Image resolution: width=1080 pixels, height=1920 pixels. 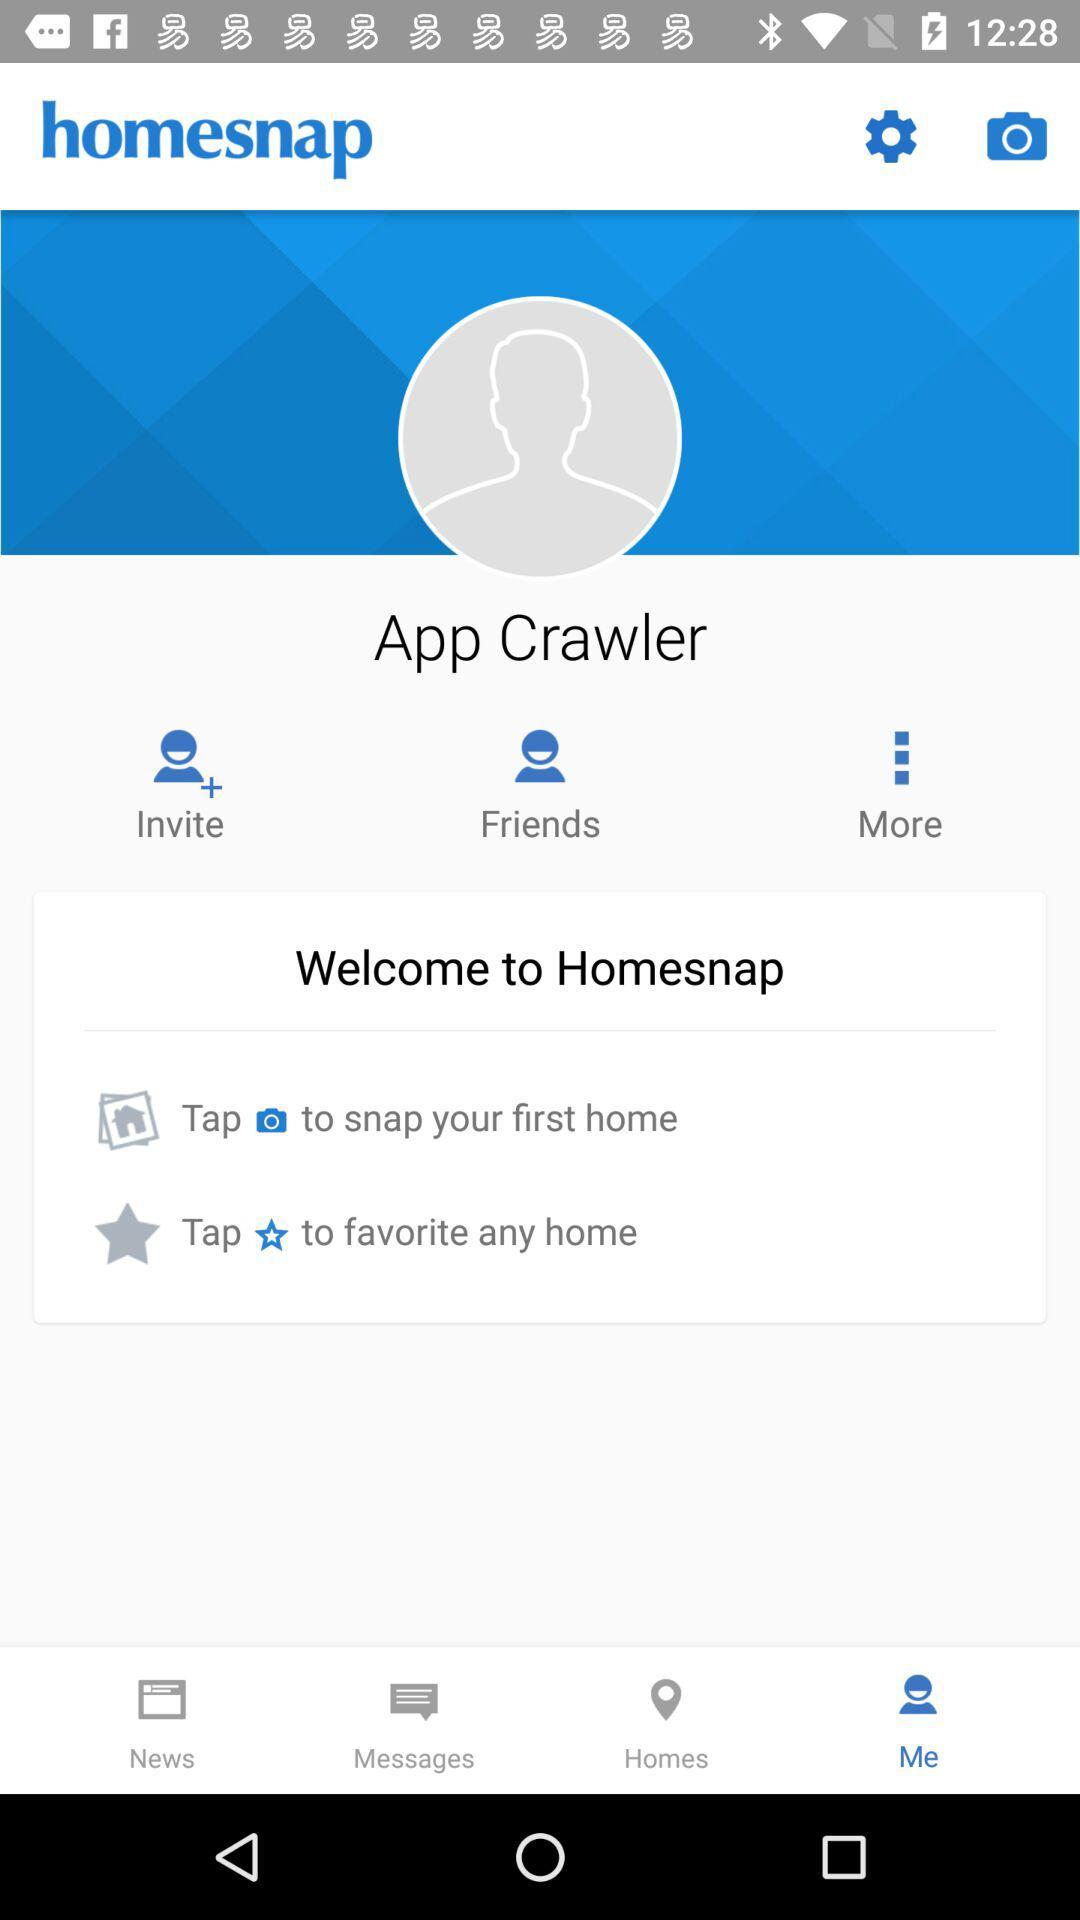 I want to click on the item next to the more, so click(x=540, y=779).